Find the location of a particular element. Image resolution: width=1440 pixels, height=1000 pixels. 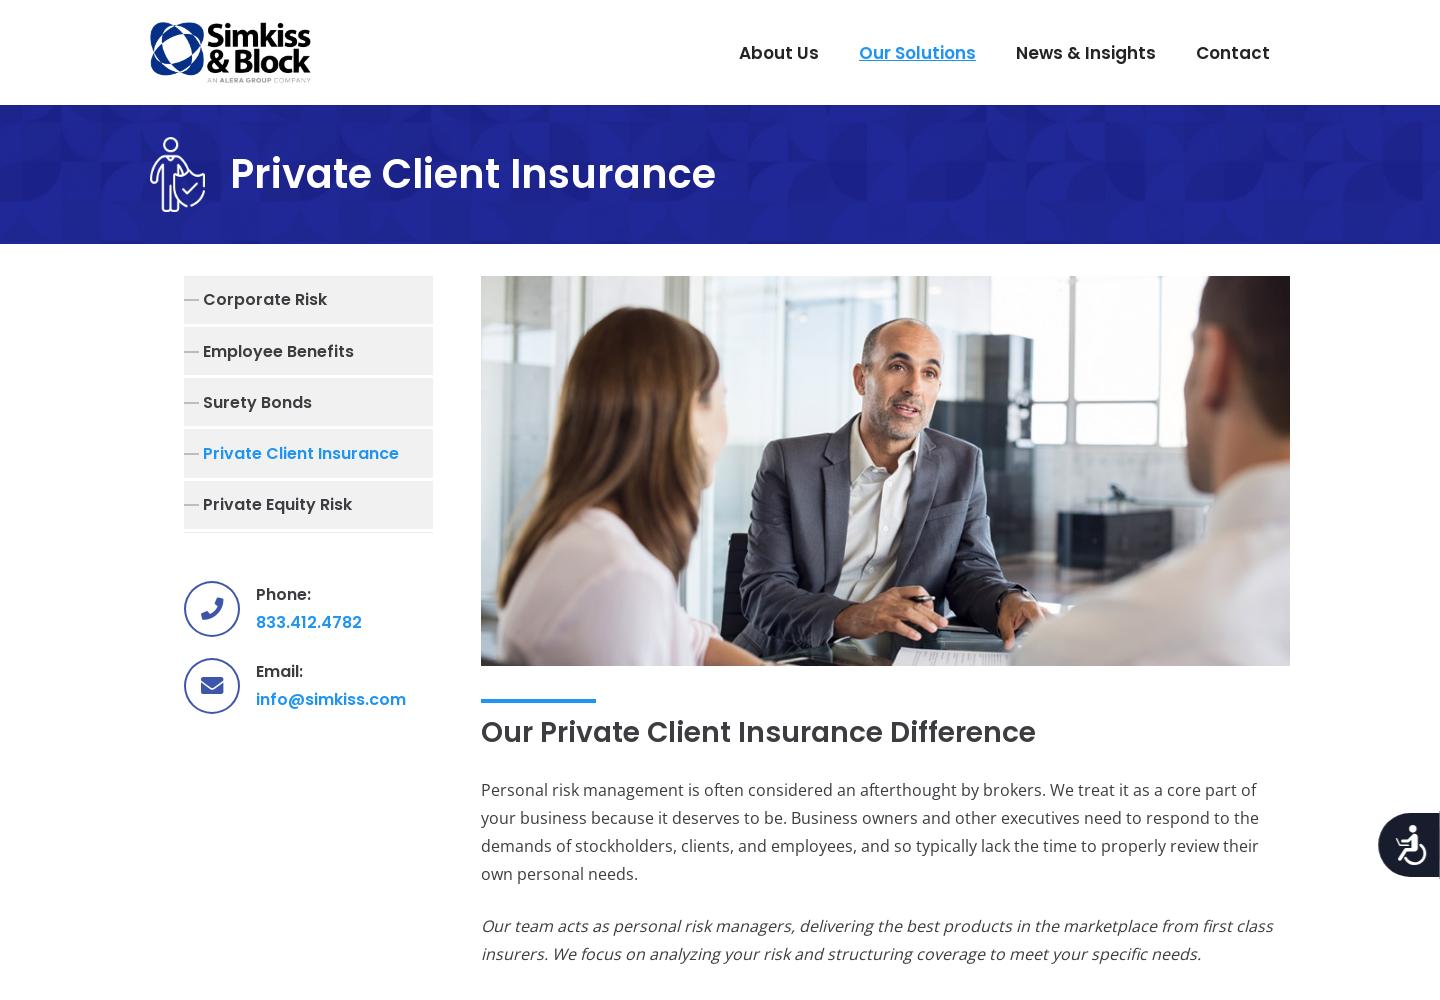

'Surety Bonds' is located at coordinates (256, 401).